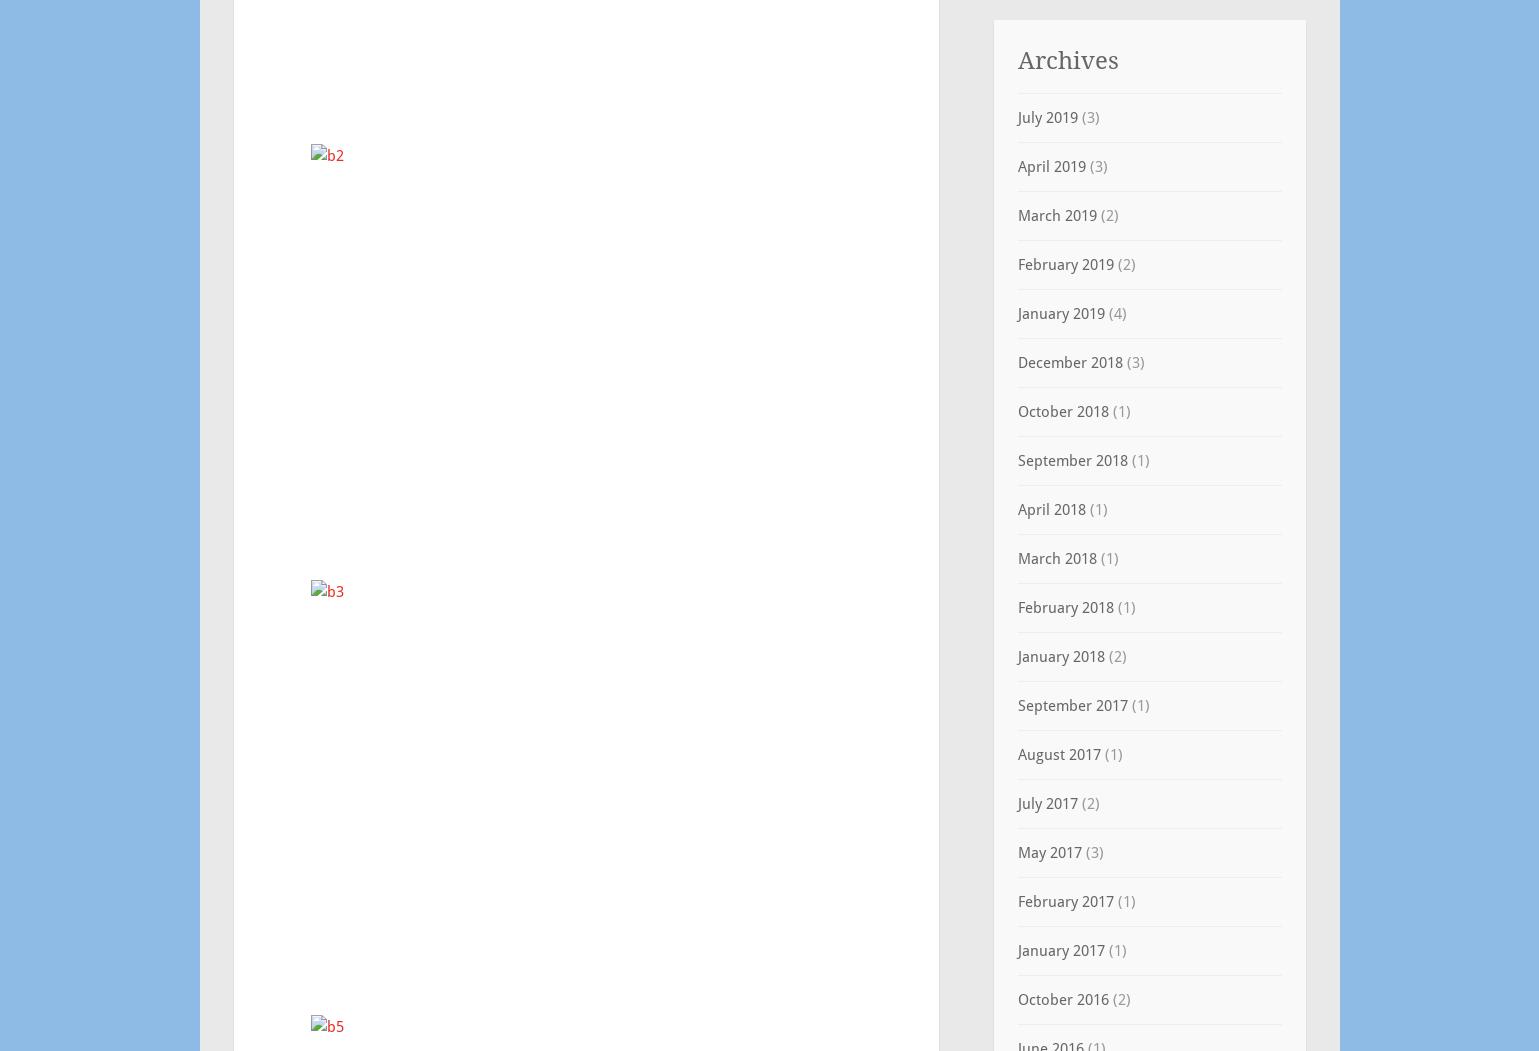 The height and width of the screenshot is (1051, 1539). Describe the element at coordinates (1059, 950) in the screenshot. I see `'January 2017'` at that location.